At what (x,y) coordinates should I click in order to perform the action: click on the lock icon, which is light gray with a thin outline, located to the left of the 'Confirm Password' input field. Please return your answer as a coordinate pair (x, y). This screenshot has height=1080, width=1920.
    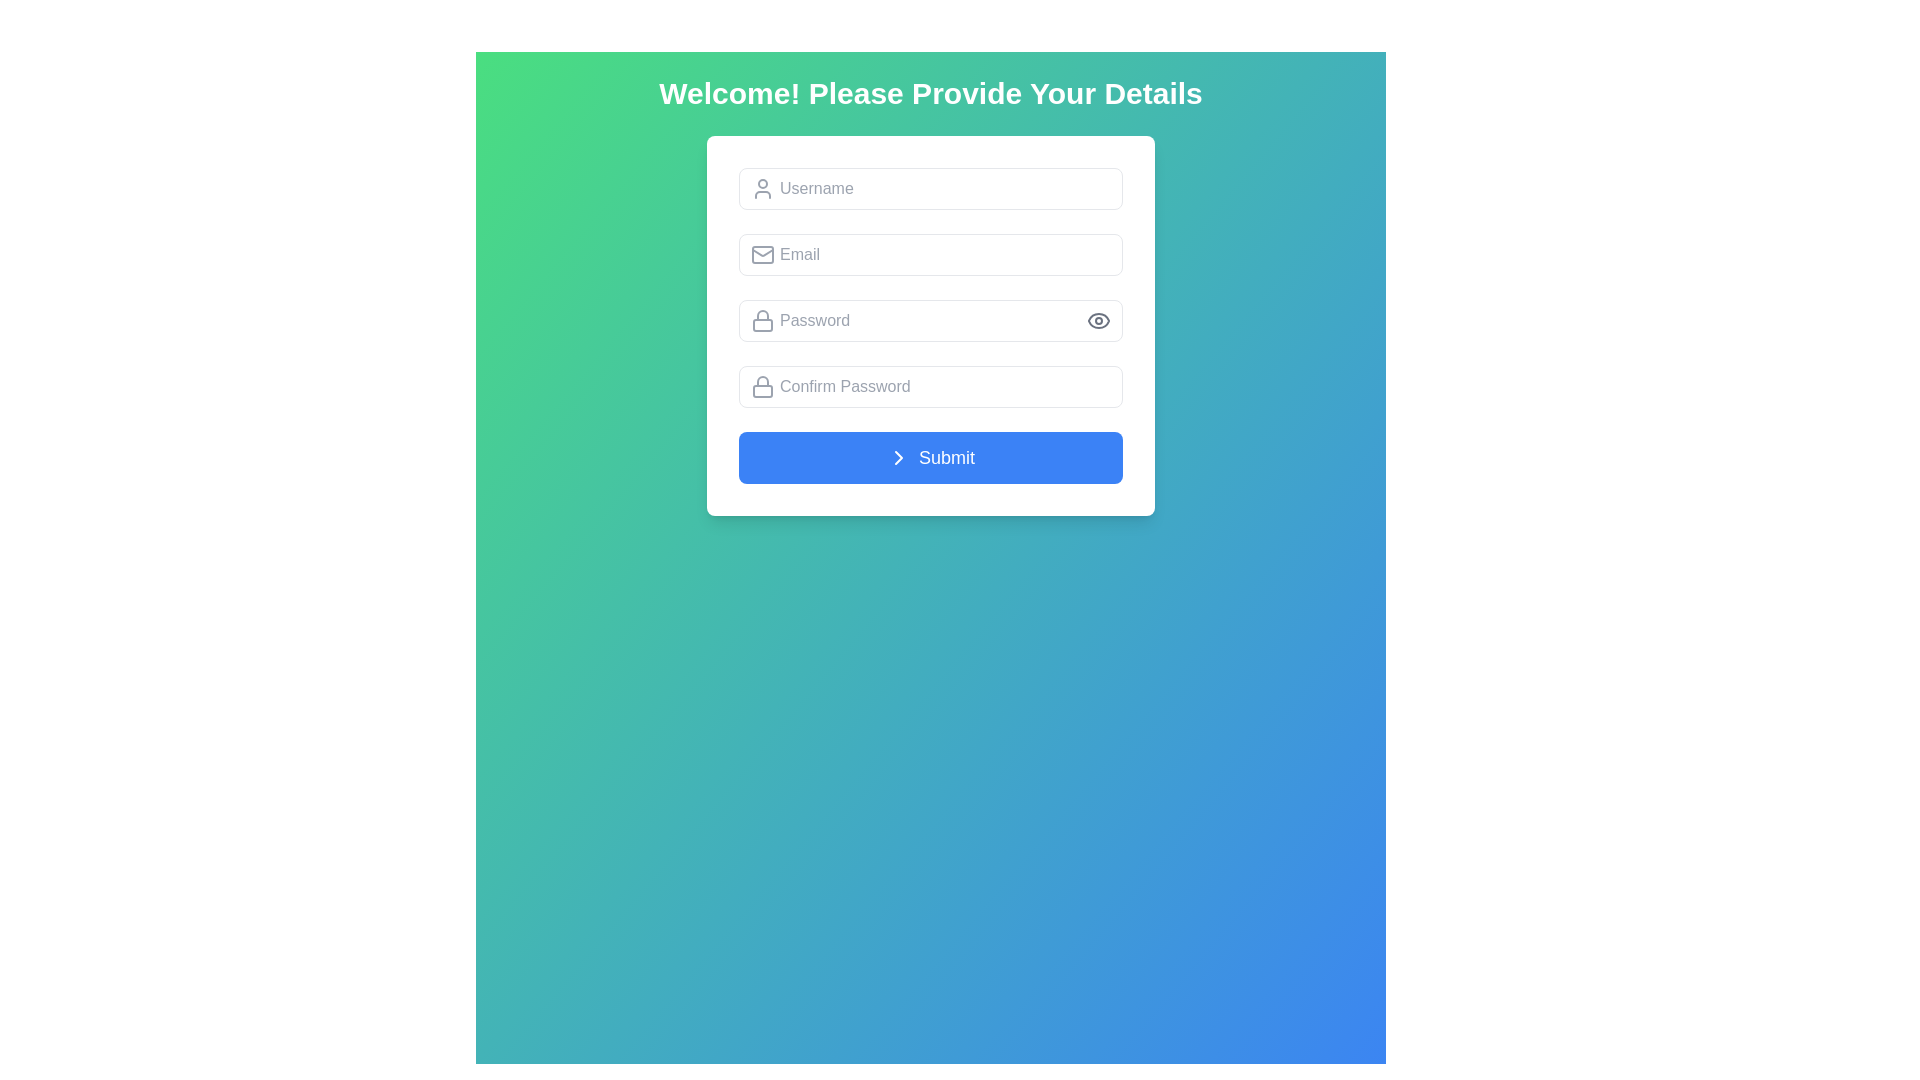
    Looking at the image, I should click on (762, 386).